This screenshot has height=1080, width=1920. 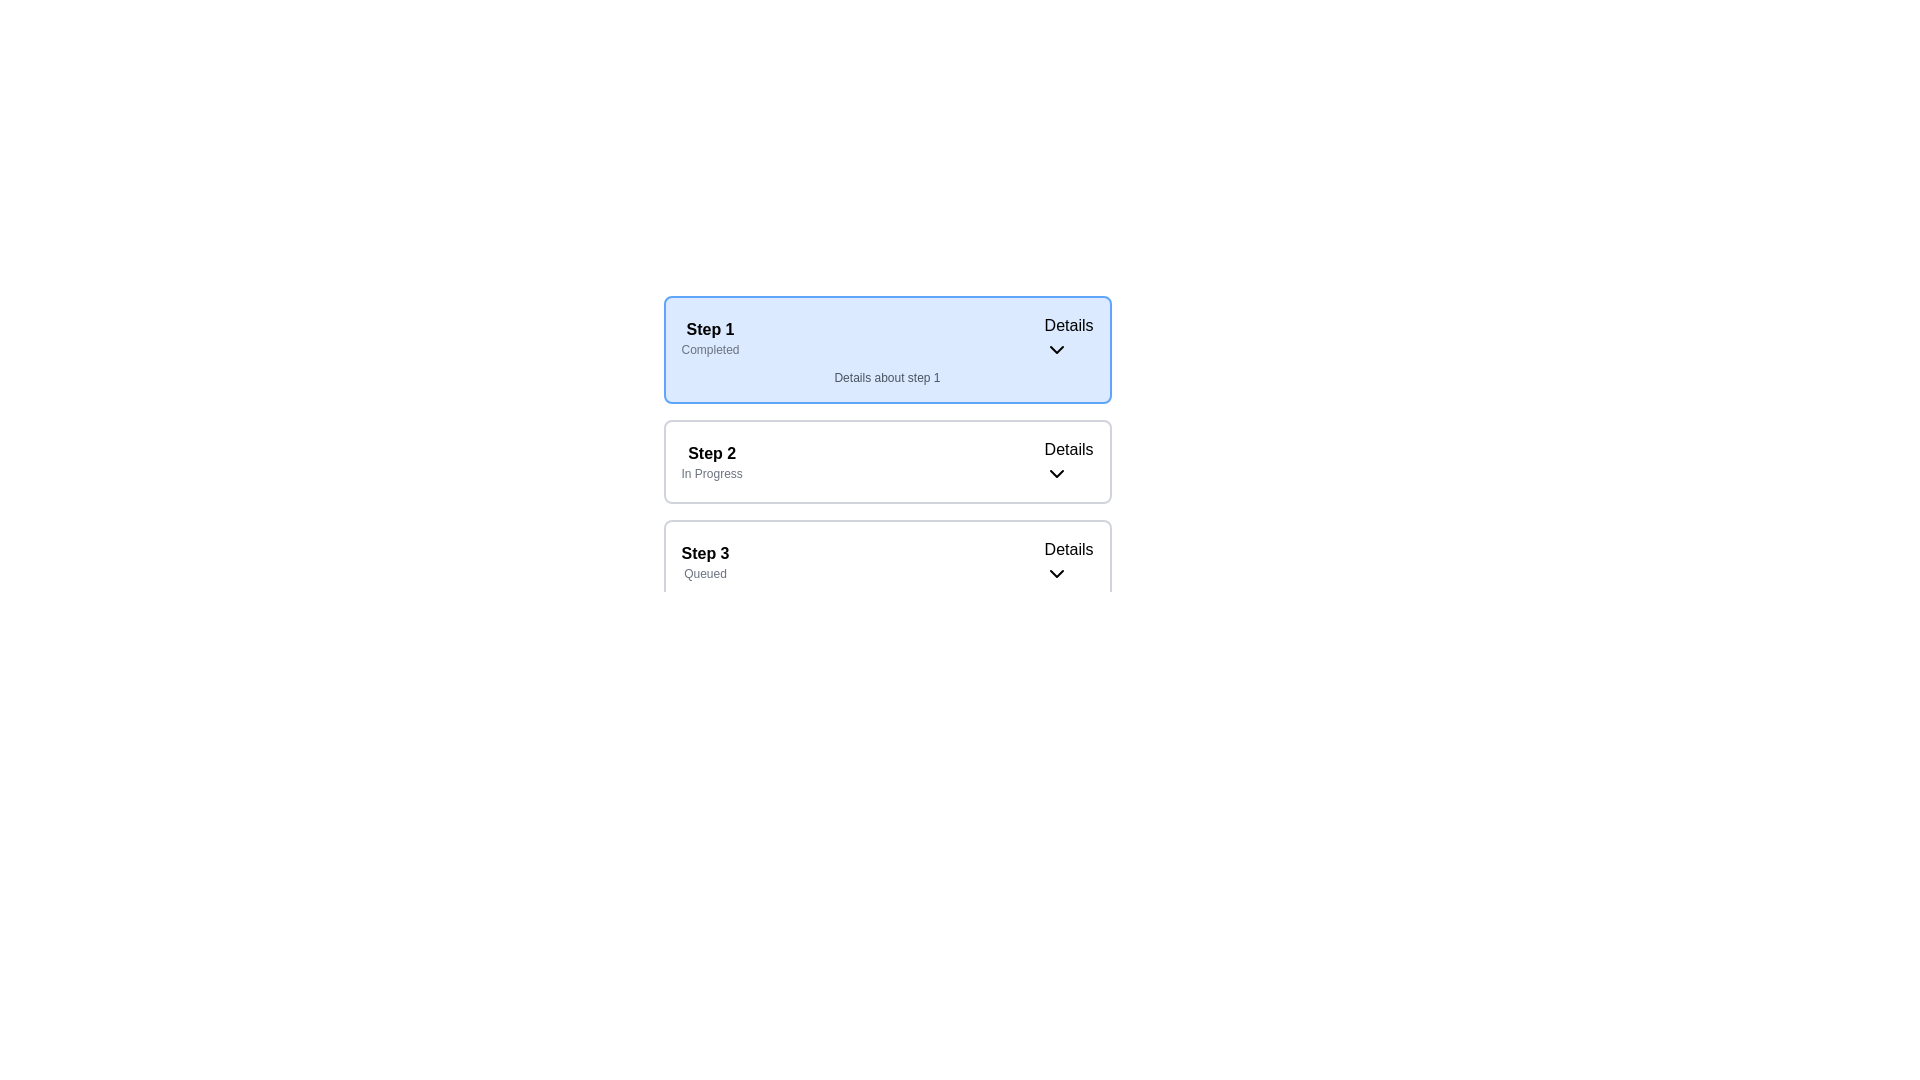 What do you see at coordinates (1068, 562) in the screenshot?
I see `the Dropdown toggle button for 'Step 3'` at bounding box center [1068, 562].